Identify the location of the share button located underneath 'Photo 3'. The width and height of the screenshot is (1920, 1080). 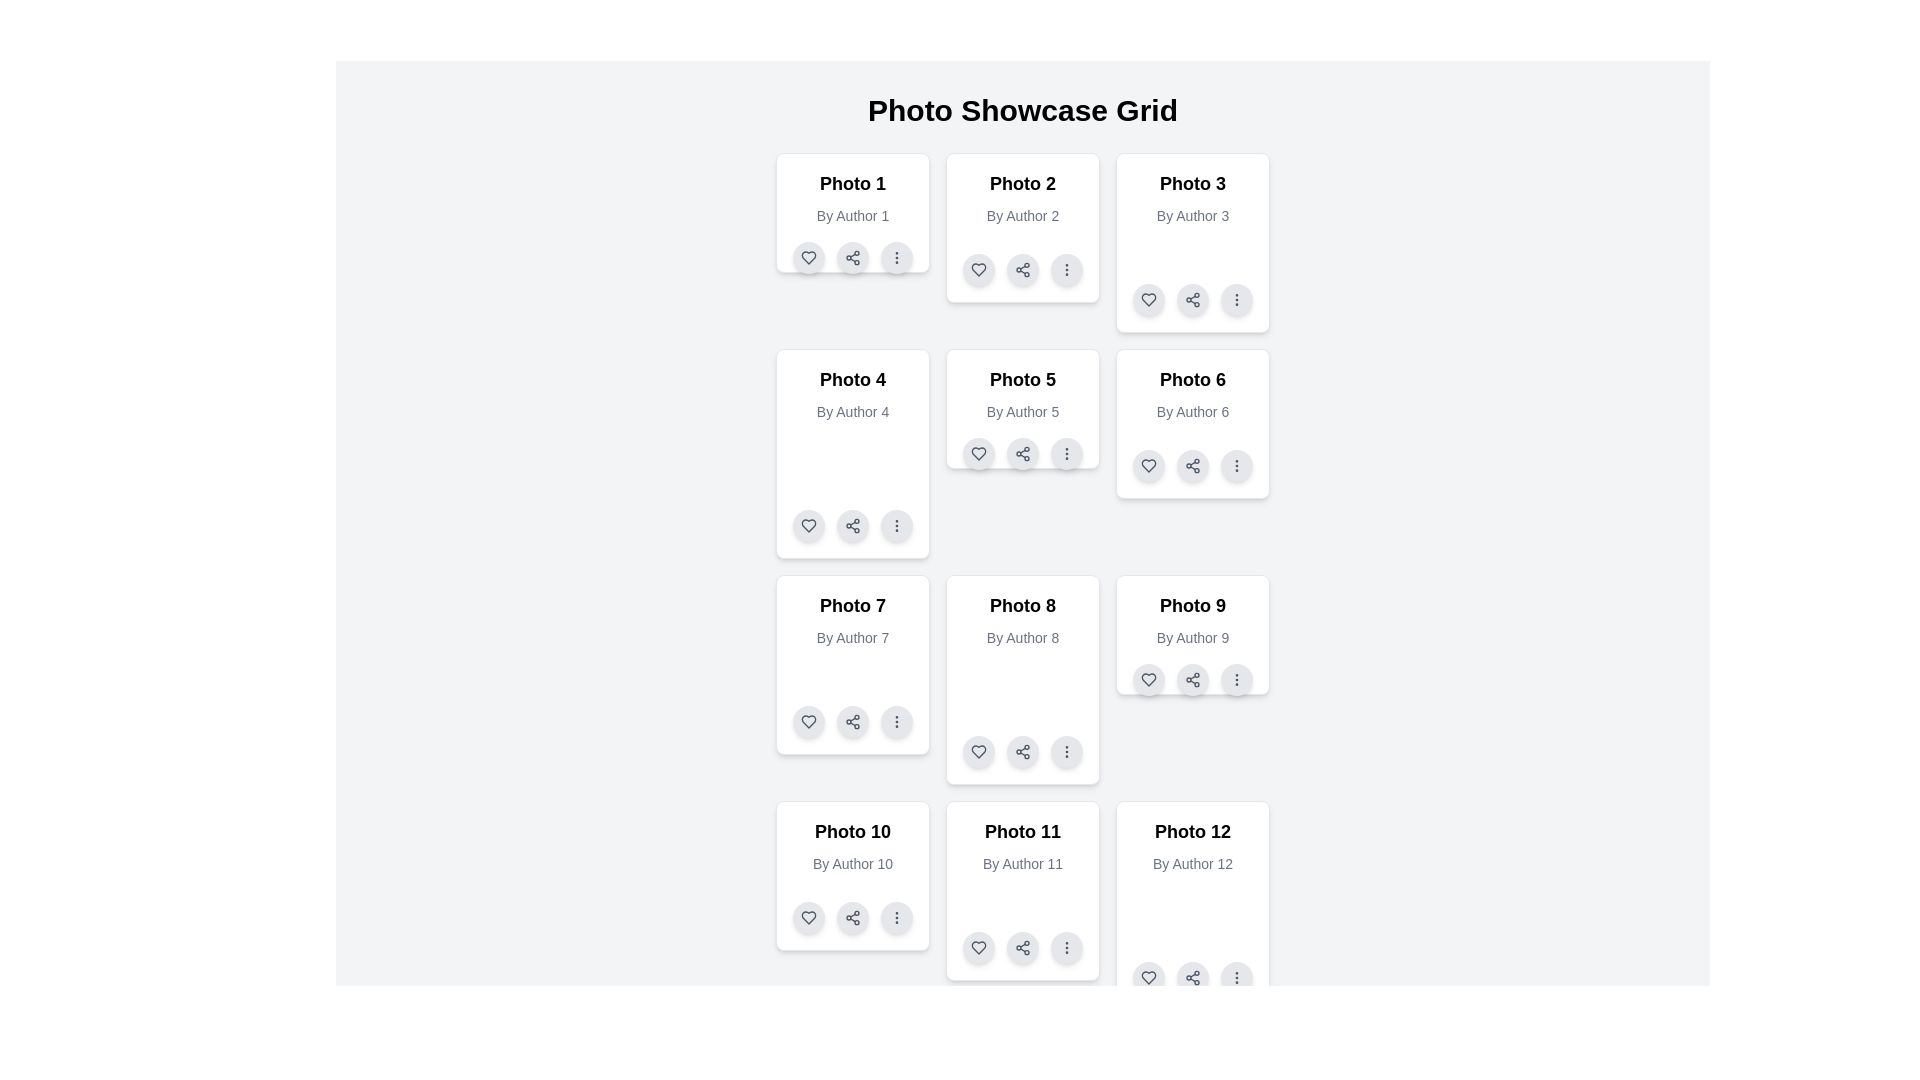
(1193, 300).